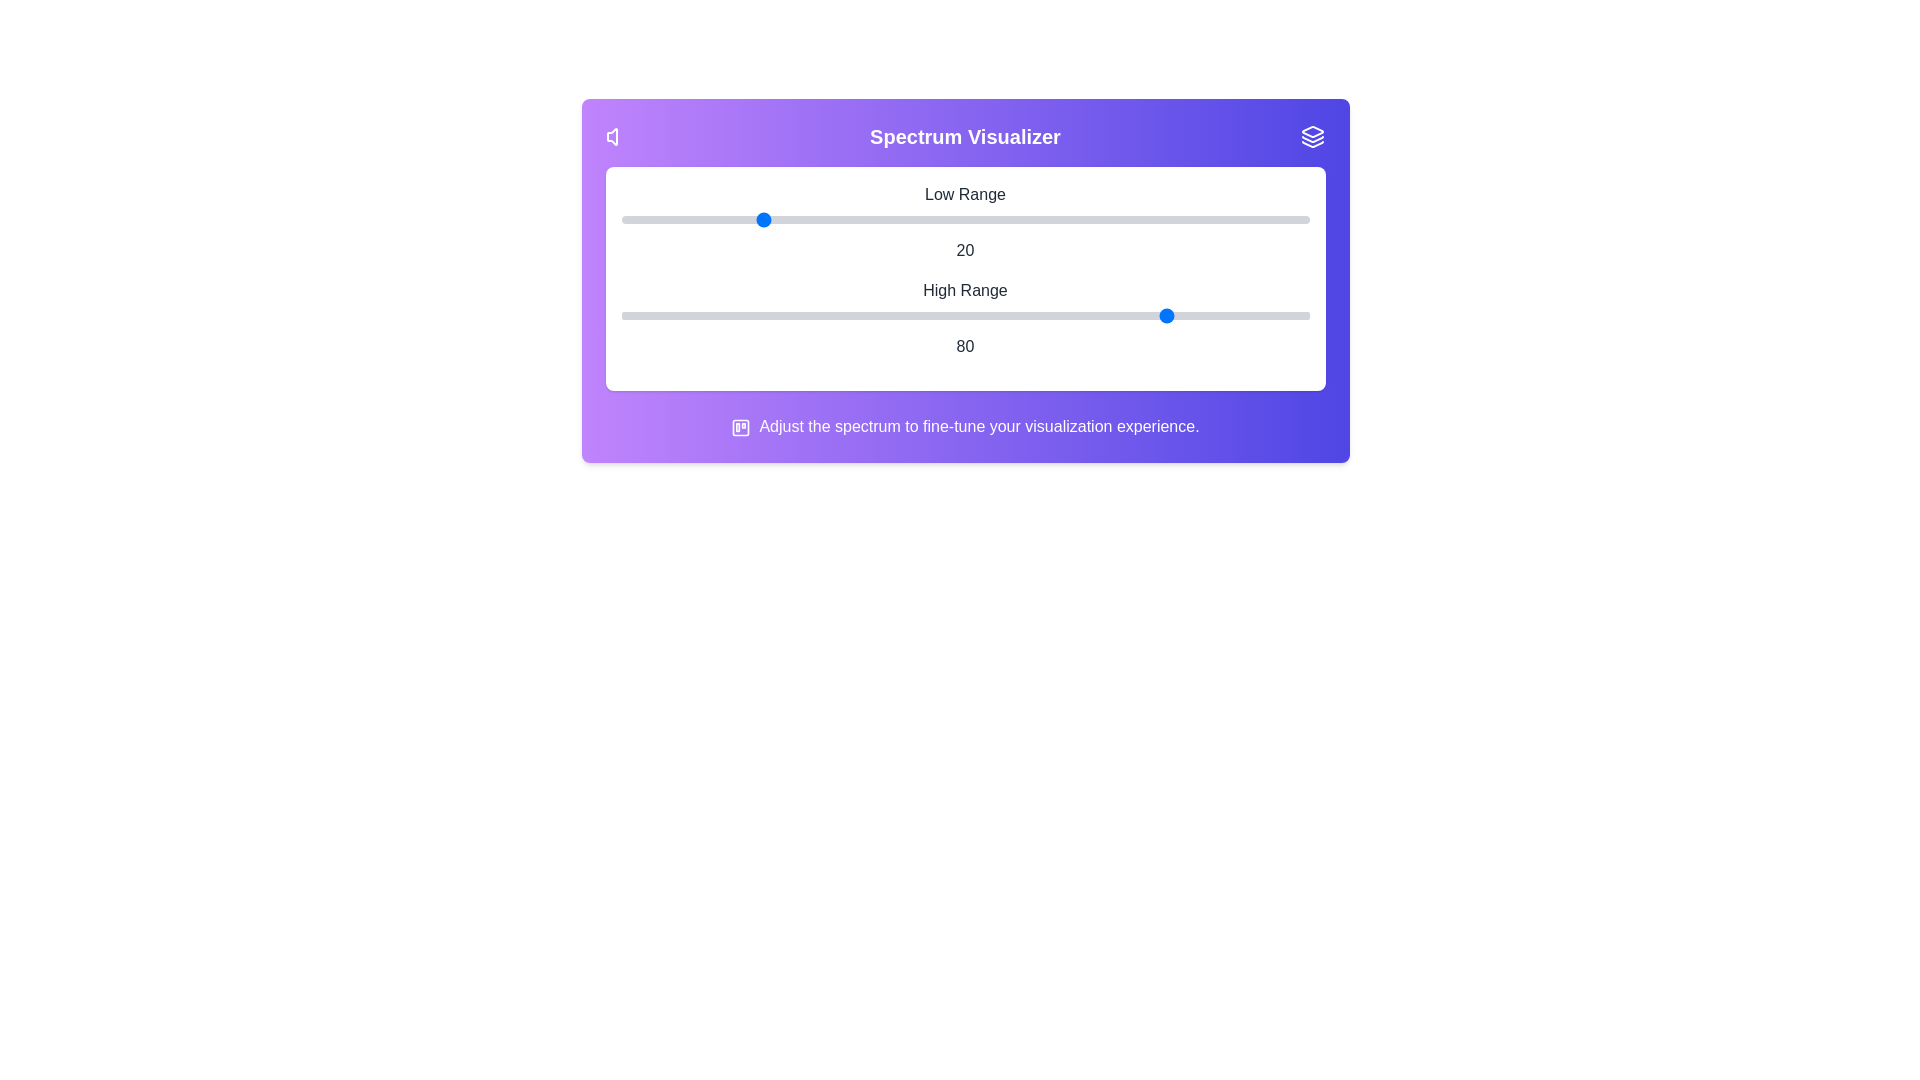  Describe the element at coordinates (1267, 219) in the screenshot. I see `the low range slider to 94` at that location.